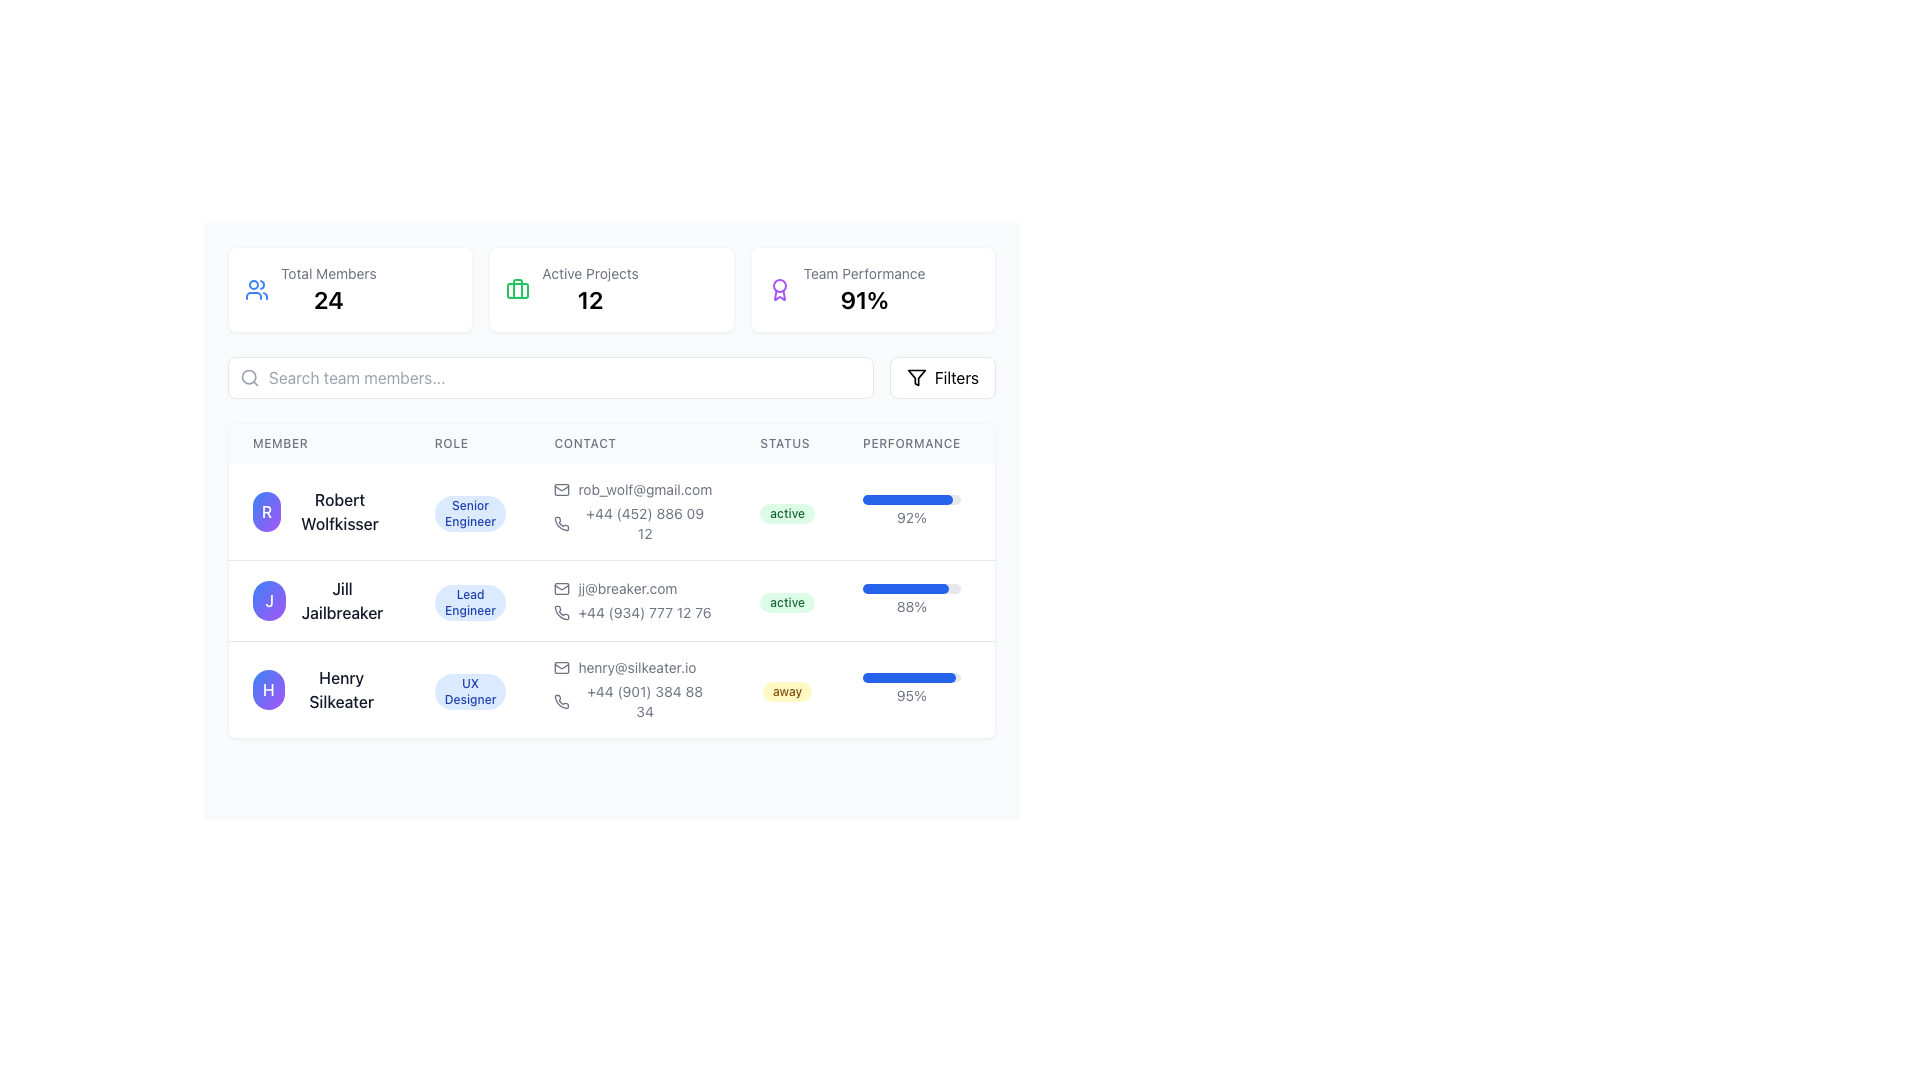  Describe the element at coordinates (561, 612) in the screenshot. I see `the phone number icon located in the 'Contact' column of the second row in the table, which is positioned left of the phone number '+44 (934) 777 12 76'` at that location.